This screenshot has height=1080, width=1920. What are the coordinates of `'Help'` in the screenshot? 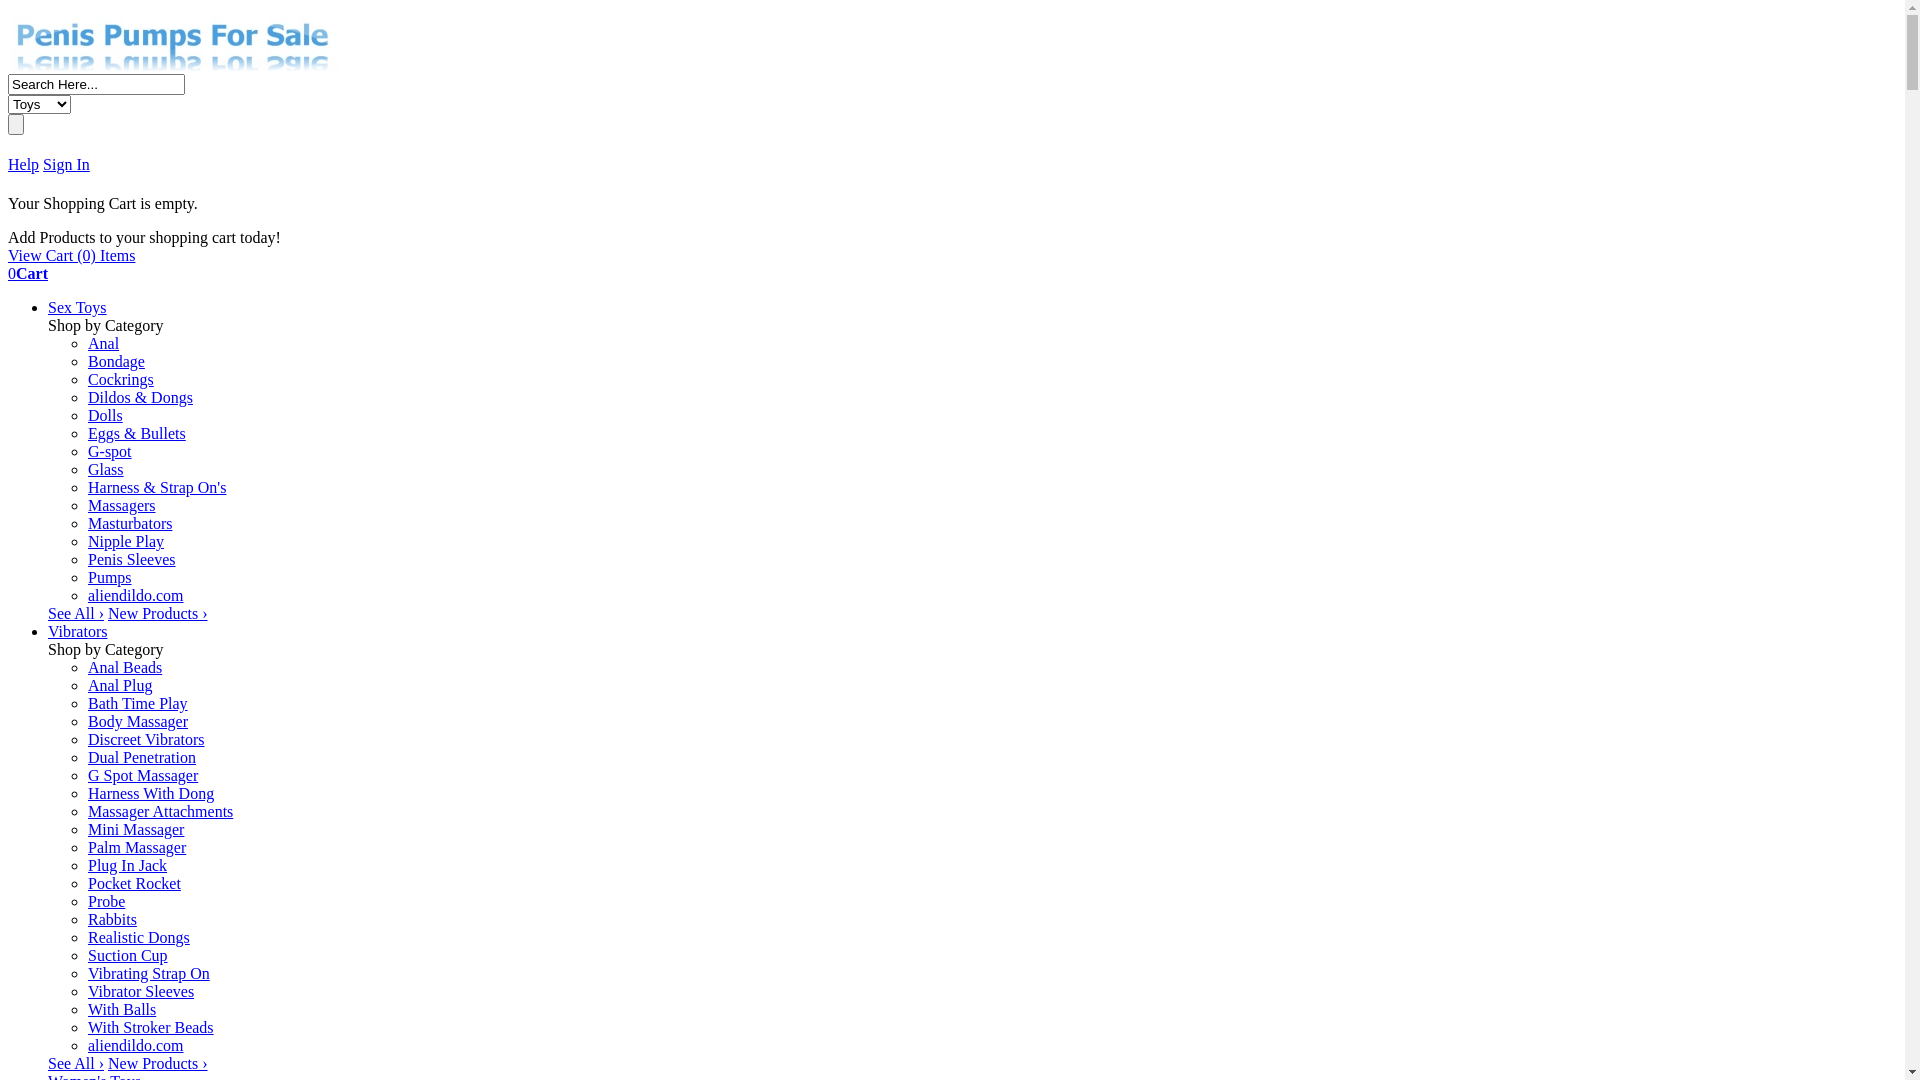 It's located at (8, 163).